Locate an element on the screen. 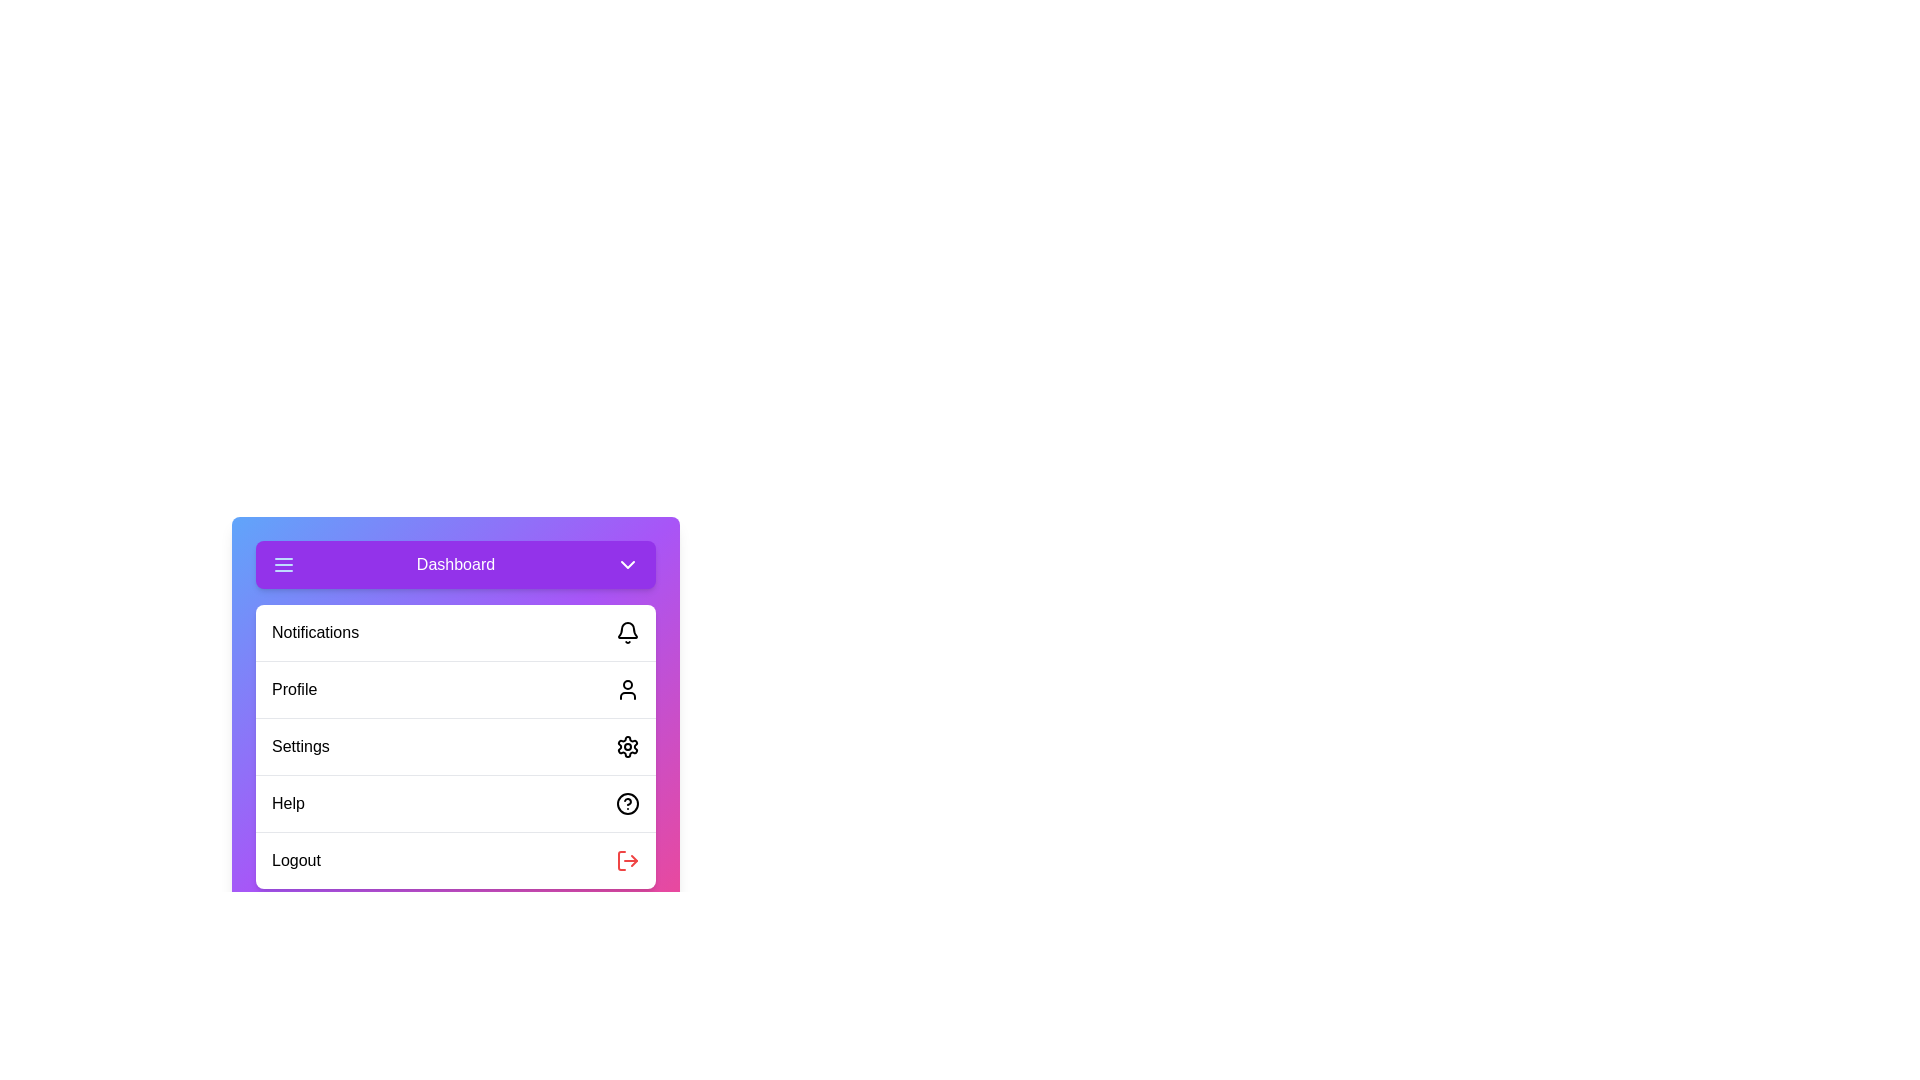 Image resolution: width=1920 pixels, height=1080 pixels. the menu item Logout from the menu is located at coordinates (455, 859).